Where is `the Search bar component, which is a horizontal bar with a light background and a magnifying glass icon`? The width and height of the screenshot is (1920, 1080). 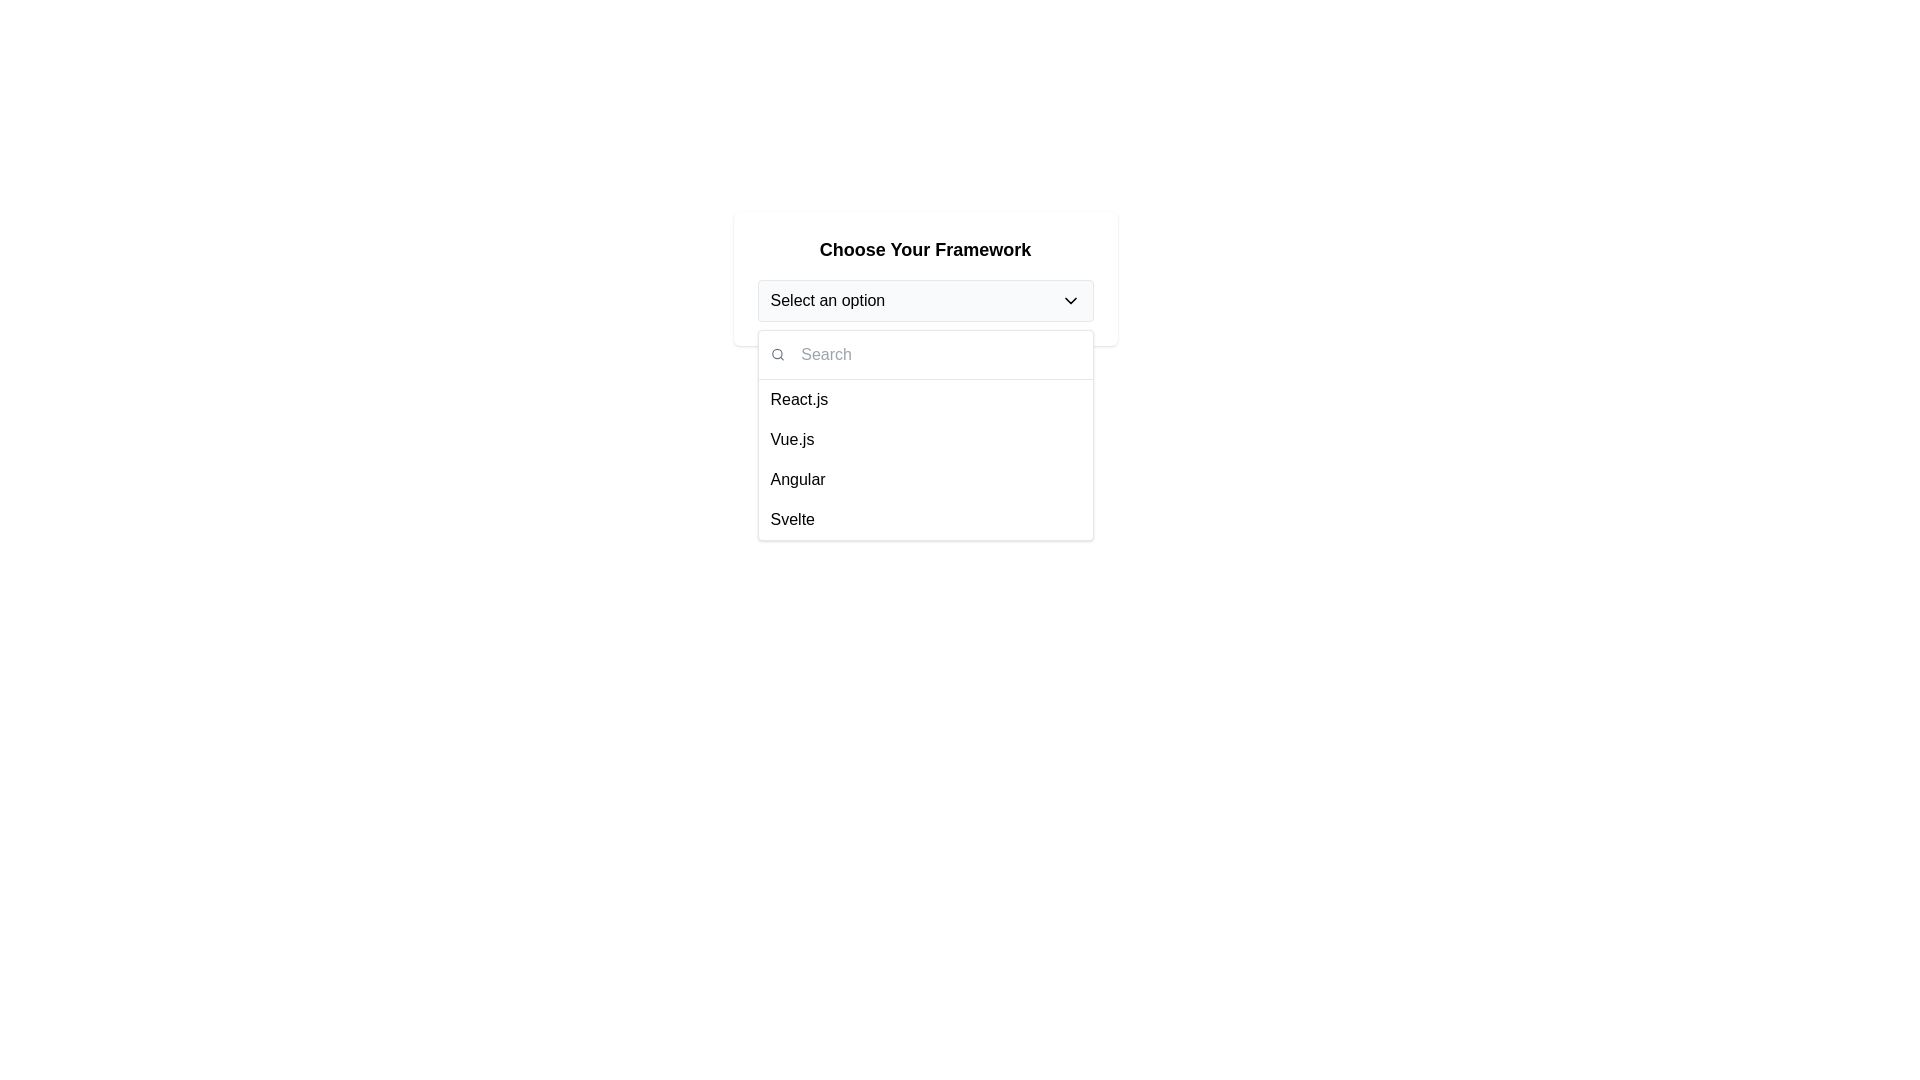 the Search bar component, which is a horizontal bar with a light background and a magnifying glass icon is located at coordinates (924, 354).